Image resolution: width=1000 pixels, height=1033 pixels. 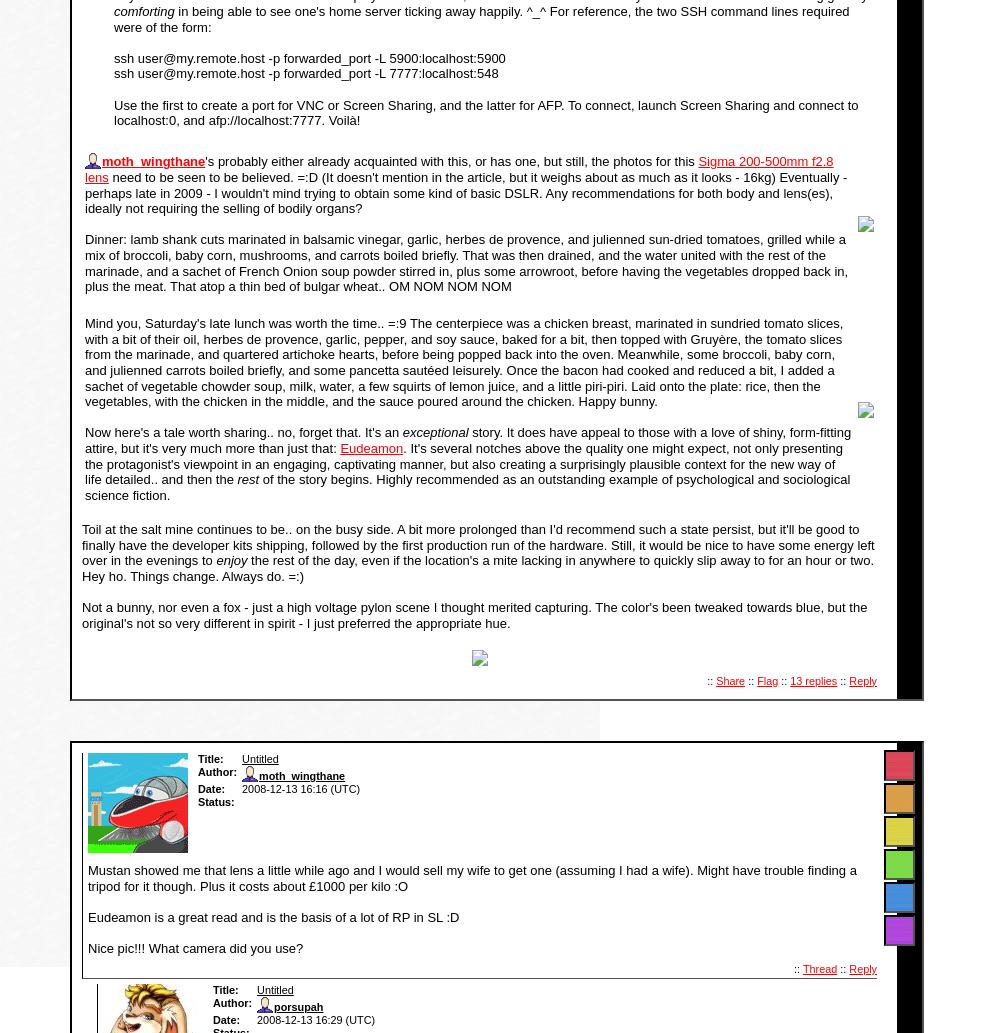 What do you see at coordinates (84, 191) in the screenshot?
I see `'need to be seen to be believed. =:D  (It doesn't mention in the article, but it weighs about as much as it looks - 16kg)  Eventually - perhaps late in 2009 - I wouldn't mind trying to obtain some kind of basic DSLR. Any recommendations for both body and lens(es), ideally not requiring the selling of bodily organs?'` at bounding box center [84, 191].